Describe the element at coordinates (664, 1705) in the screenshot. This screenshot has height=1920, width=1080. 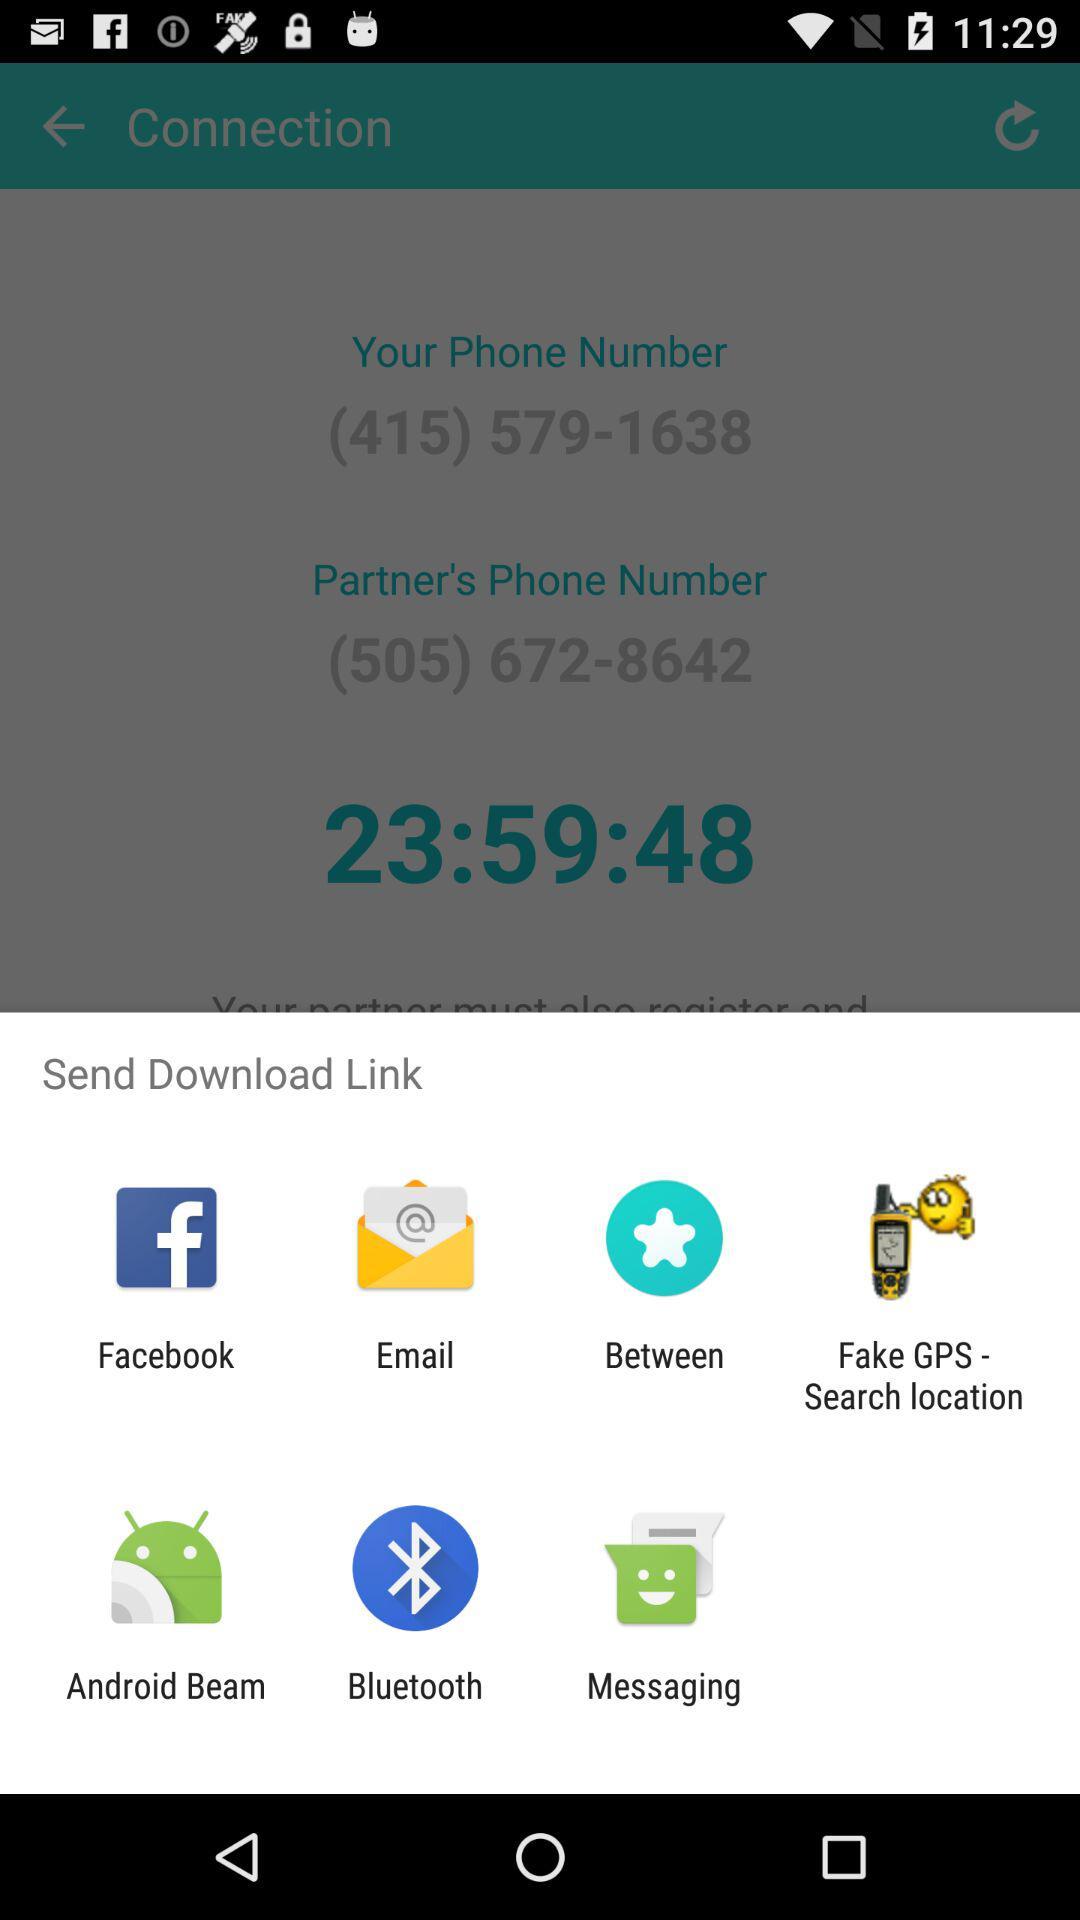
I see `the item next to the bluetooth` at that location.